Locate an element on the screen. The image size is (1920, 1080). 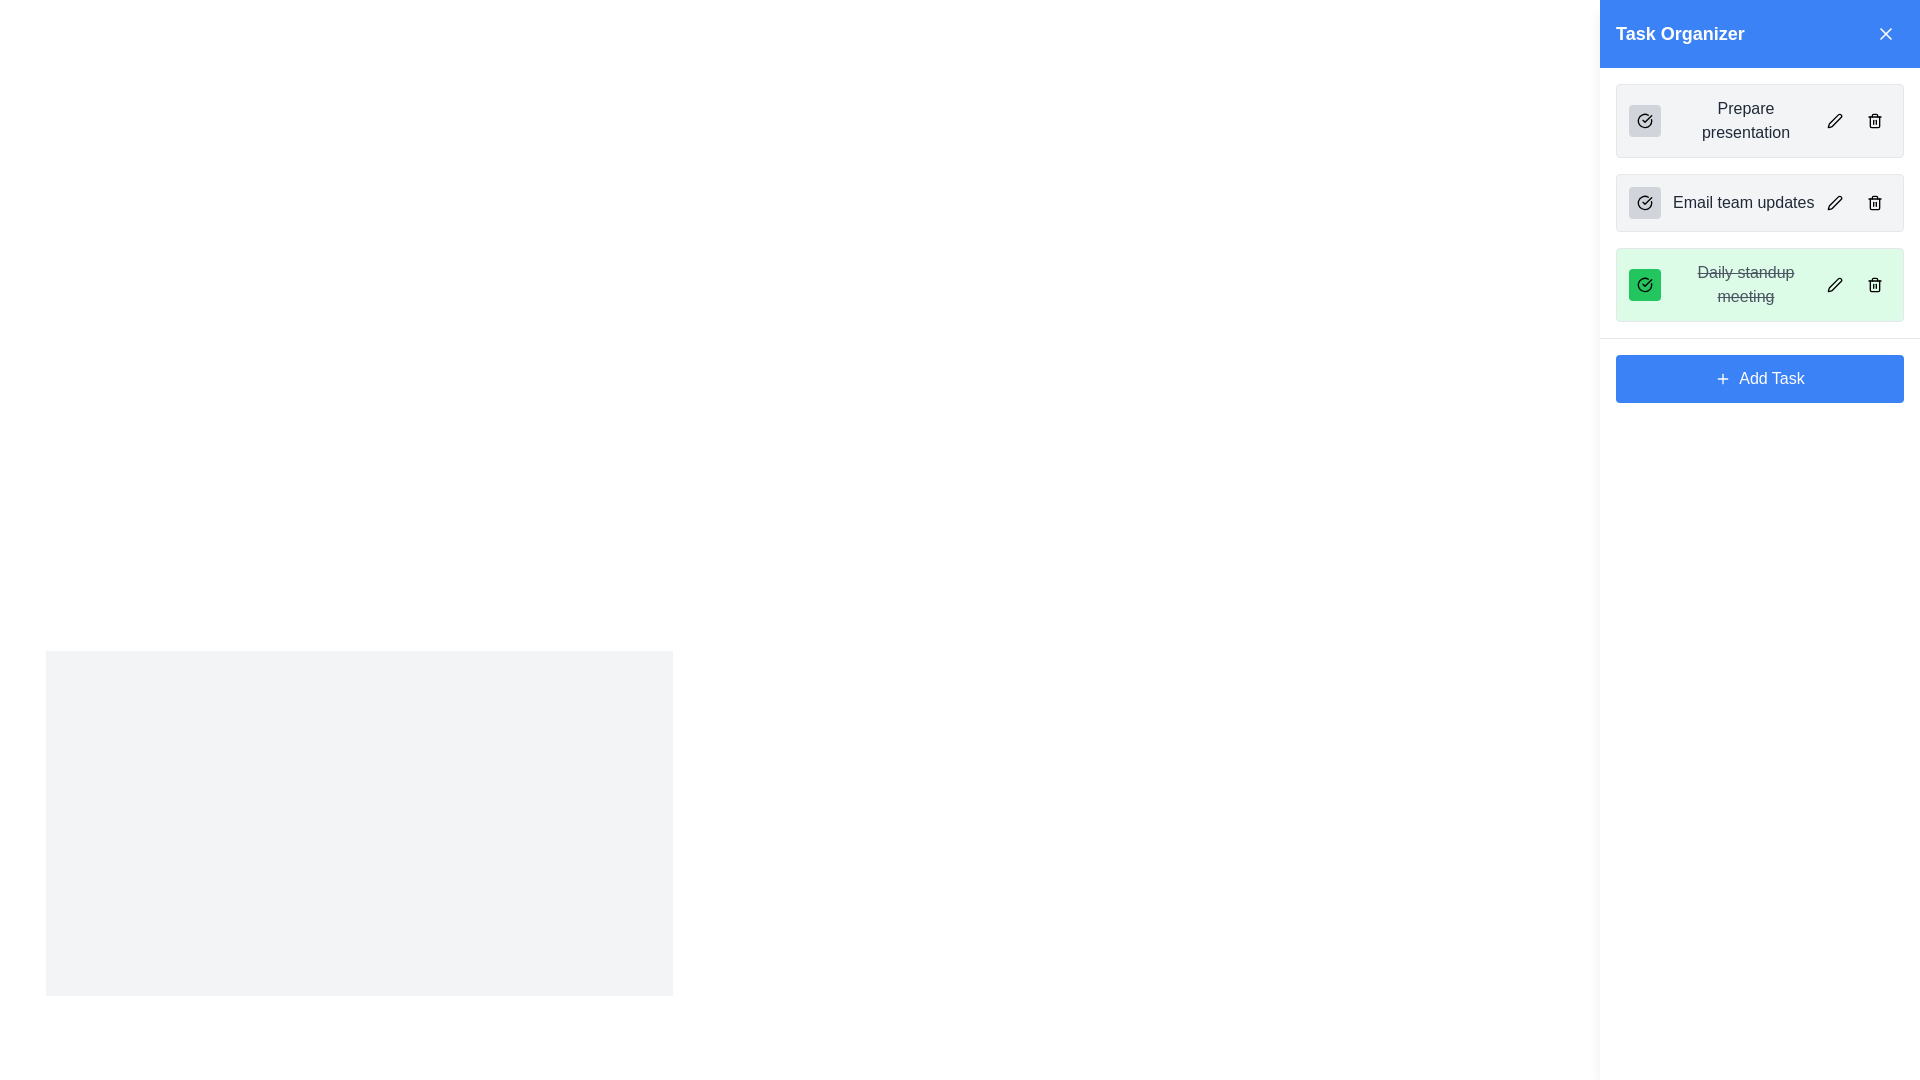
the third completed task item in the Task Organizer, which has a green background and line-through text, located between 'Email team updates' and 'Add Task' is located at coordinates (1760, 285).